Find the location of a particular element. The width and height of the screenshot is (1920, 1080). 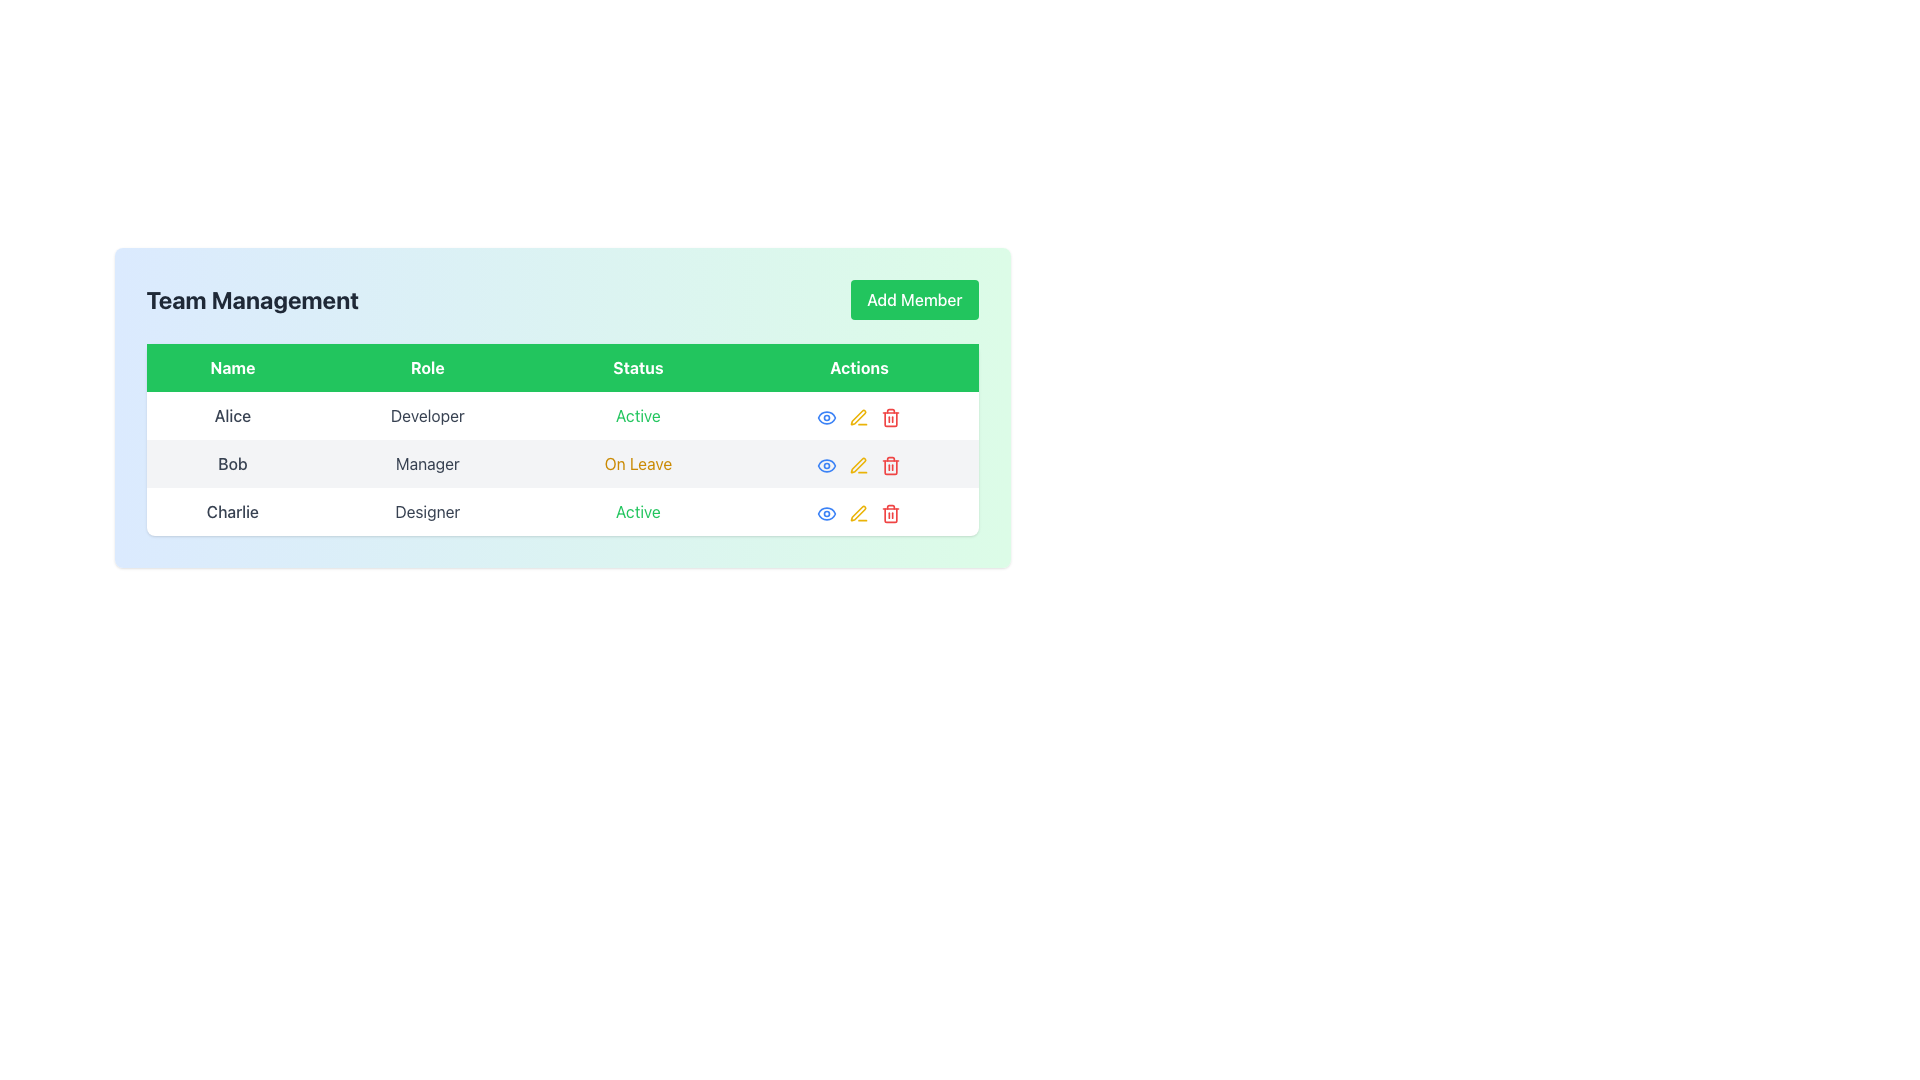

the delete button located in the third position under the 'Actions' column for the user 'Bob' in the second row of the table is located at coordinates (890, 463).